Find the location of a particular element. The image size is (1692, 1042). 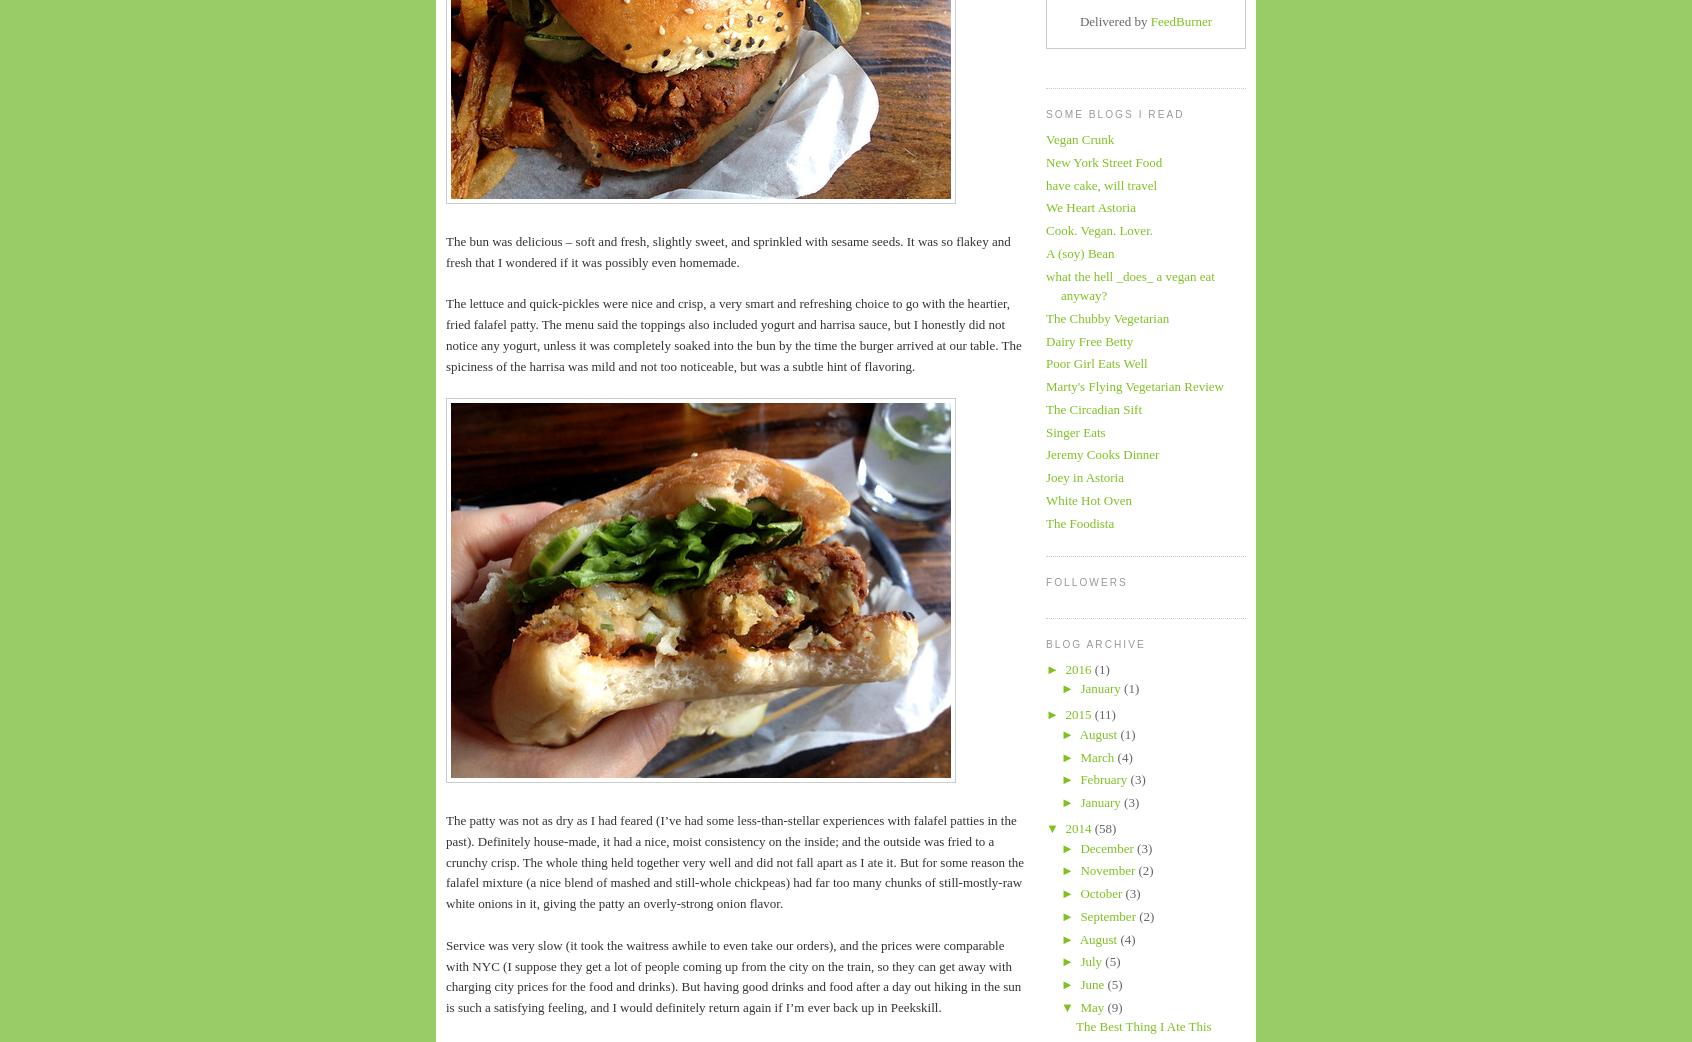

'New York Street Food' is located at coordinates (1104, 161).